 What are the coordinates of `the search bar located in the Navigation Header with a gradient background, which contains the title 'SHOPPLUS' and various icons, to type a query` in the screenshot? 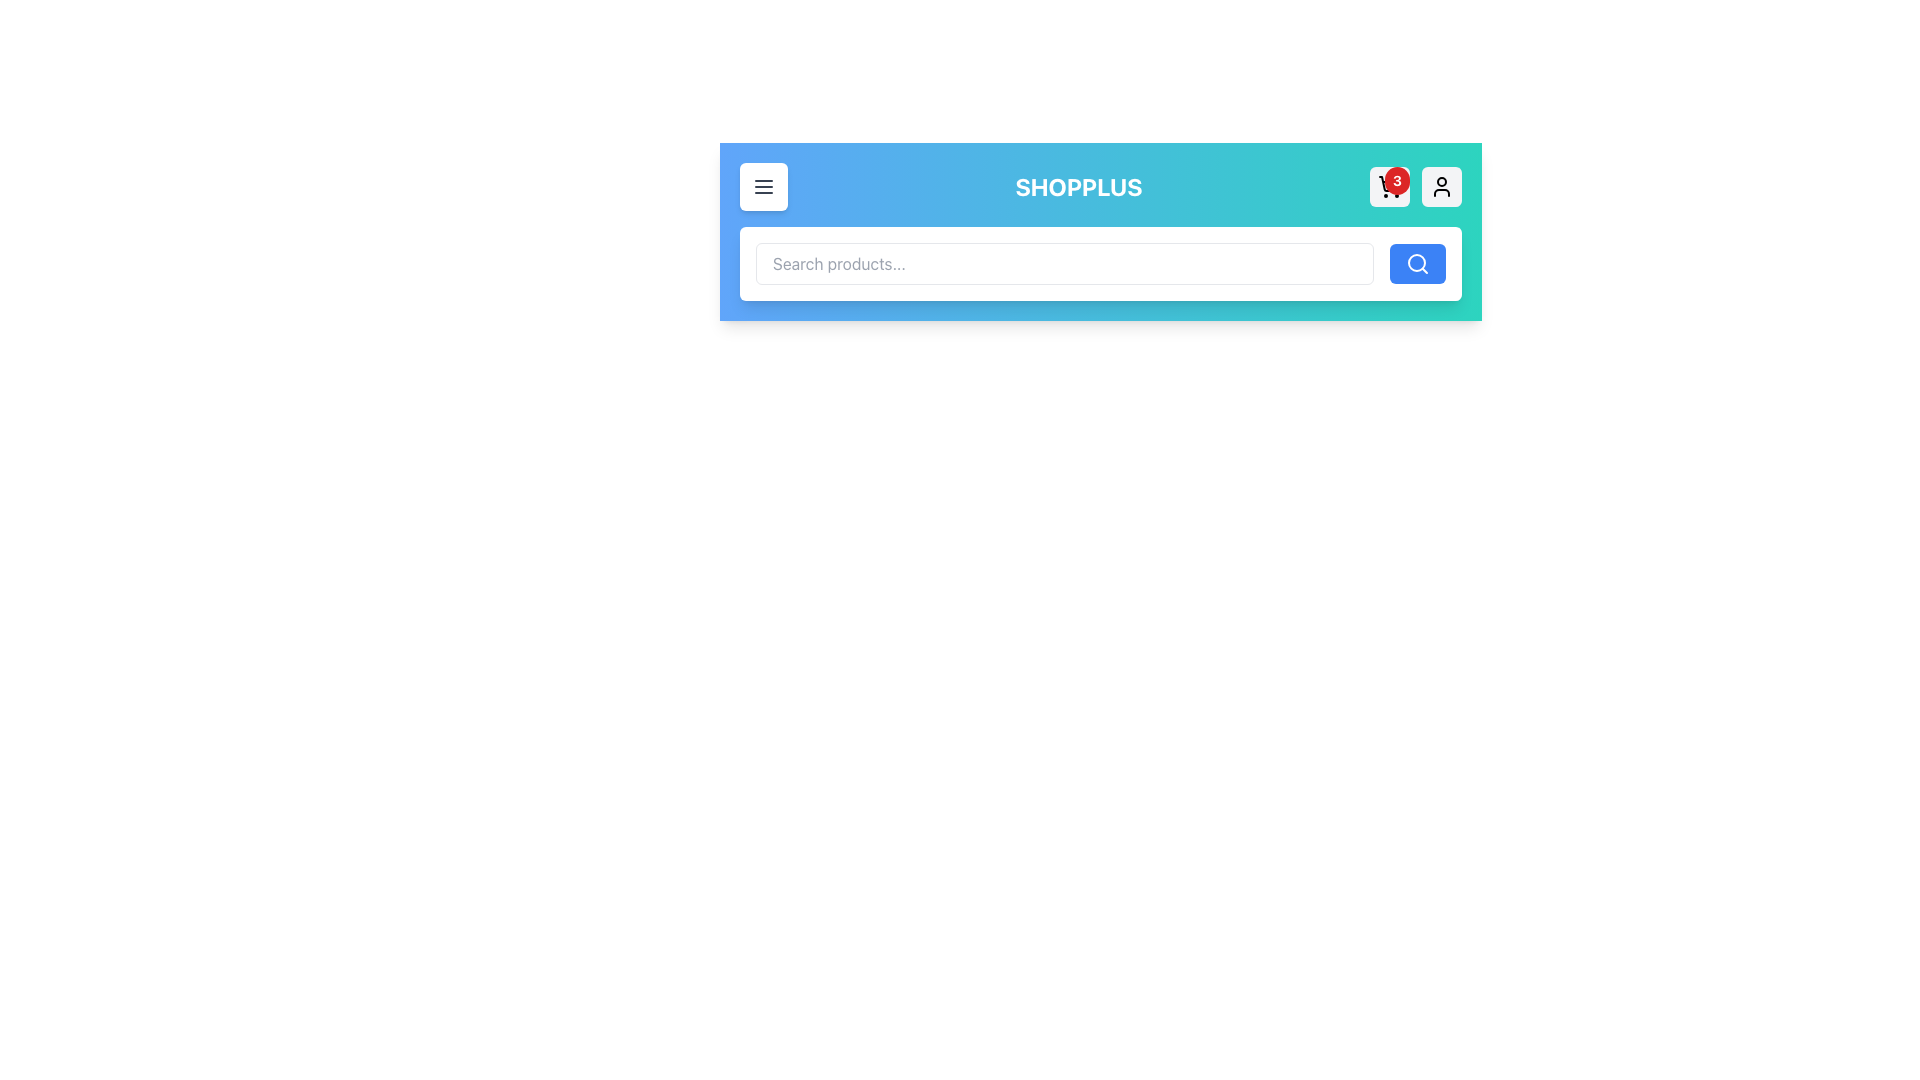 It's located at (1099, 230).